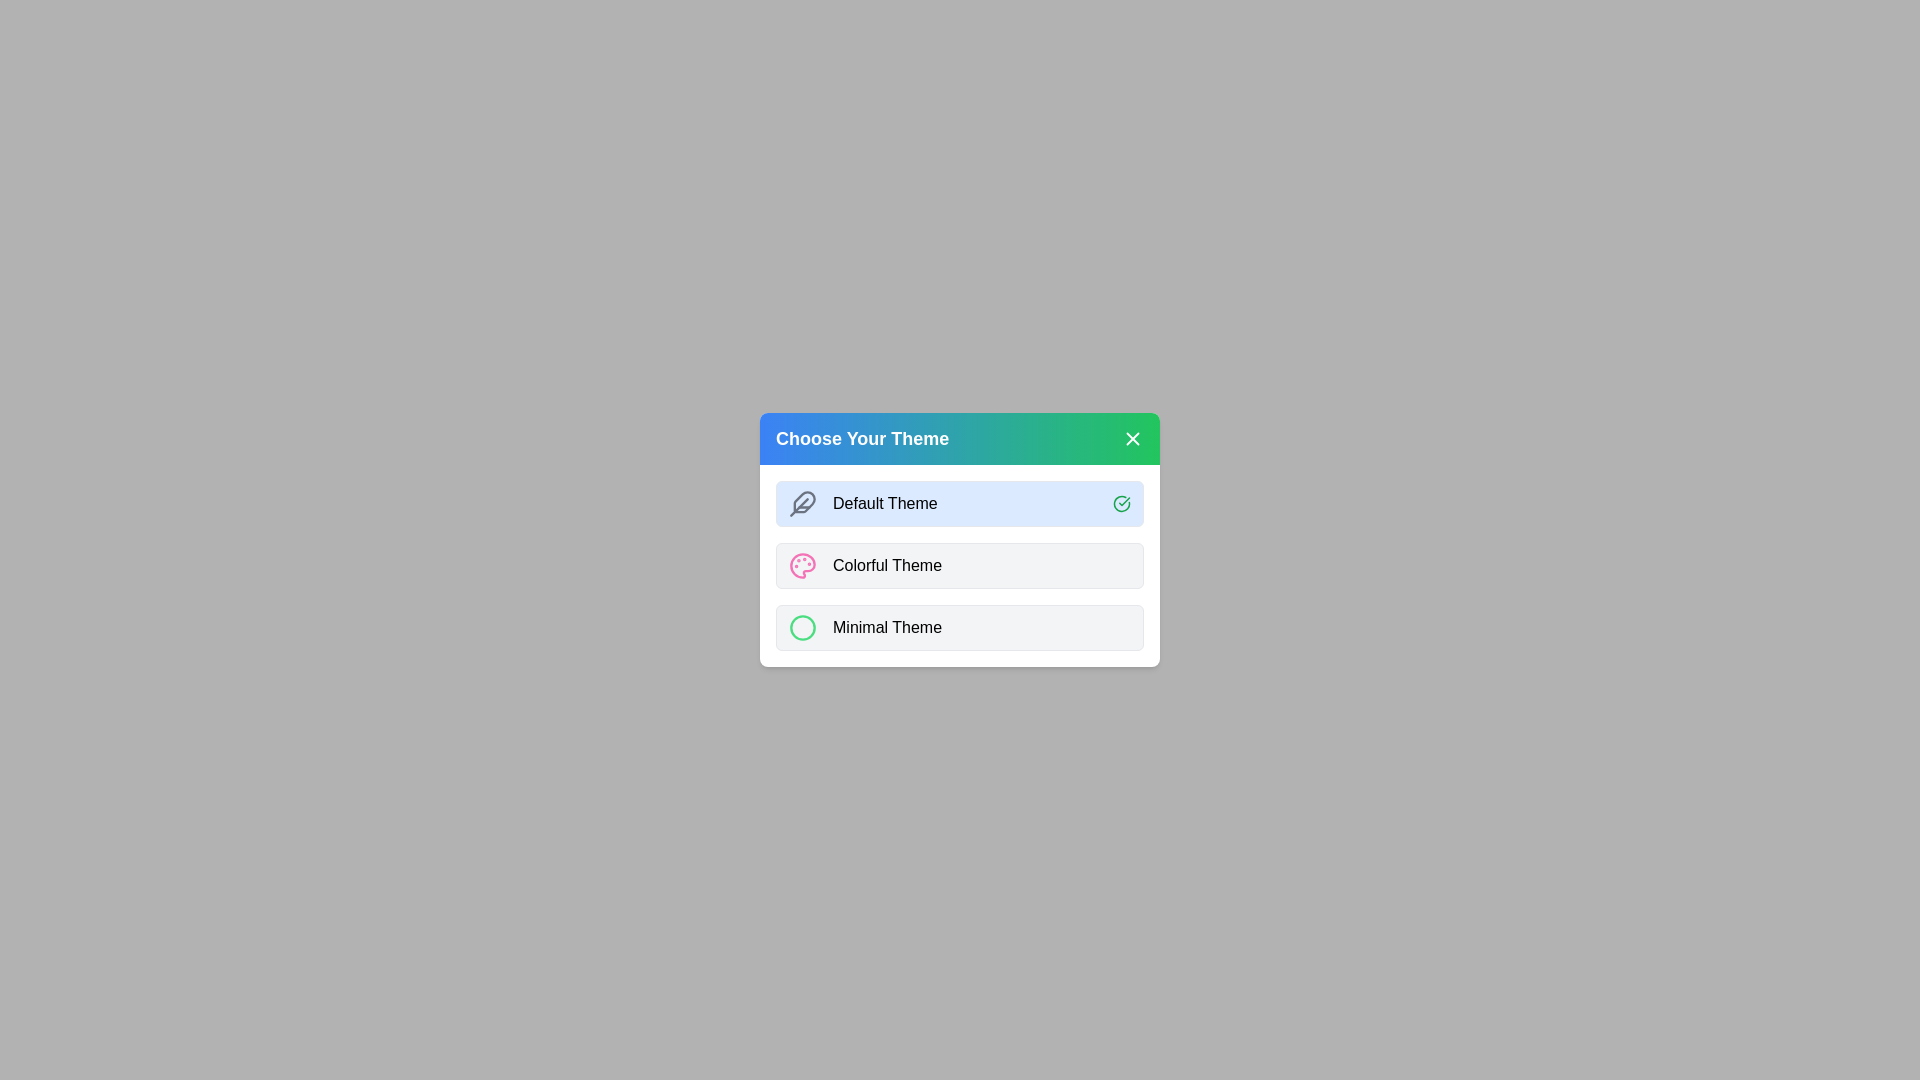 The image size is (1920, 1080). What do you see at coordinates (960, 627) in the screenshot?
I see `the 'Minimal Theme' button to select it` at bounding box center [960, 627].